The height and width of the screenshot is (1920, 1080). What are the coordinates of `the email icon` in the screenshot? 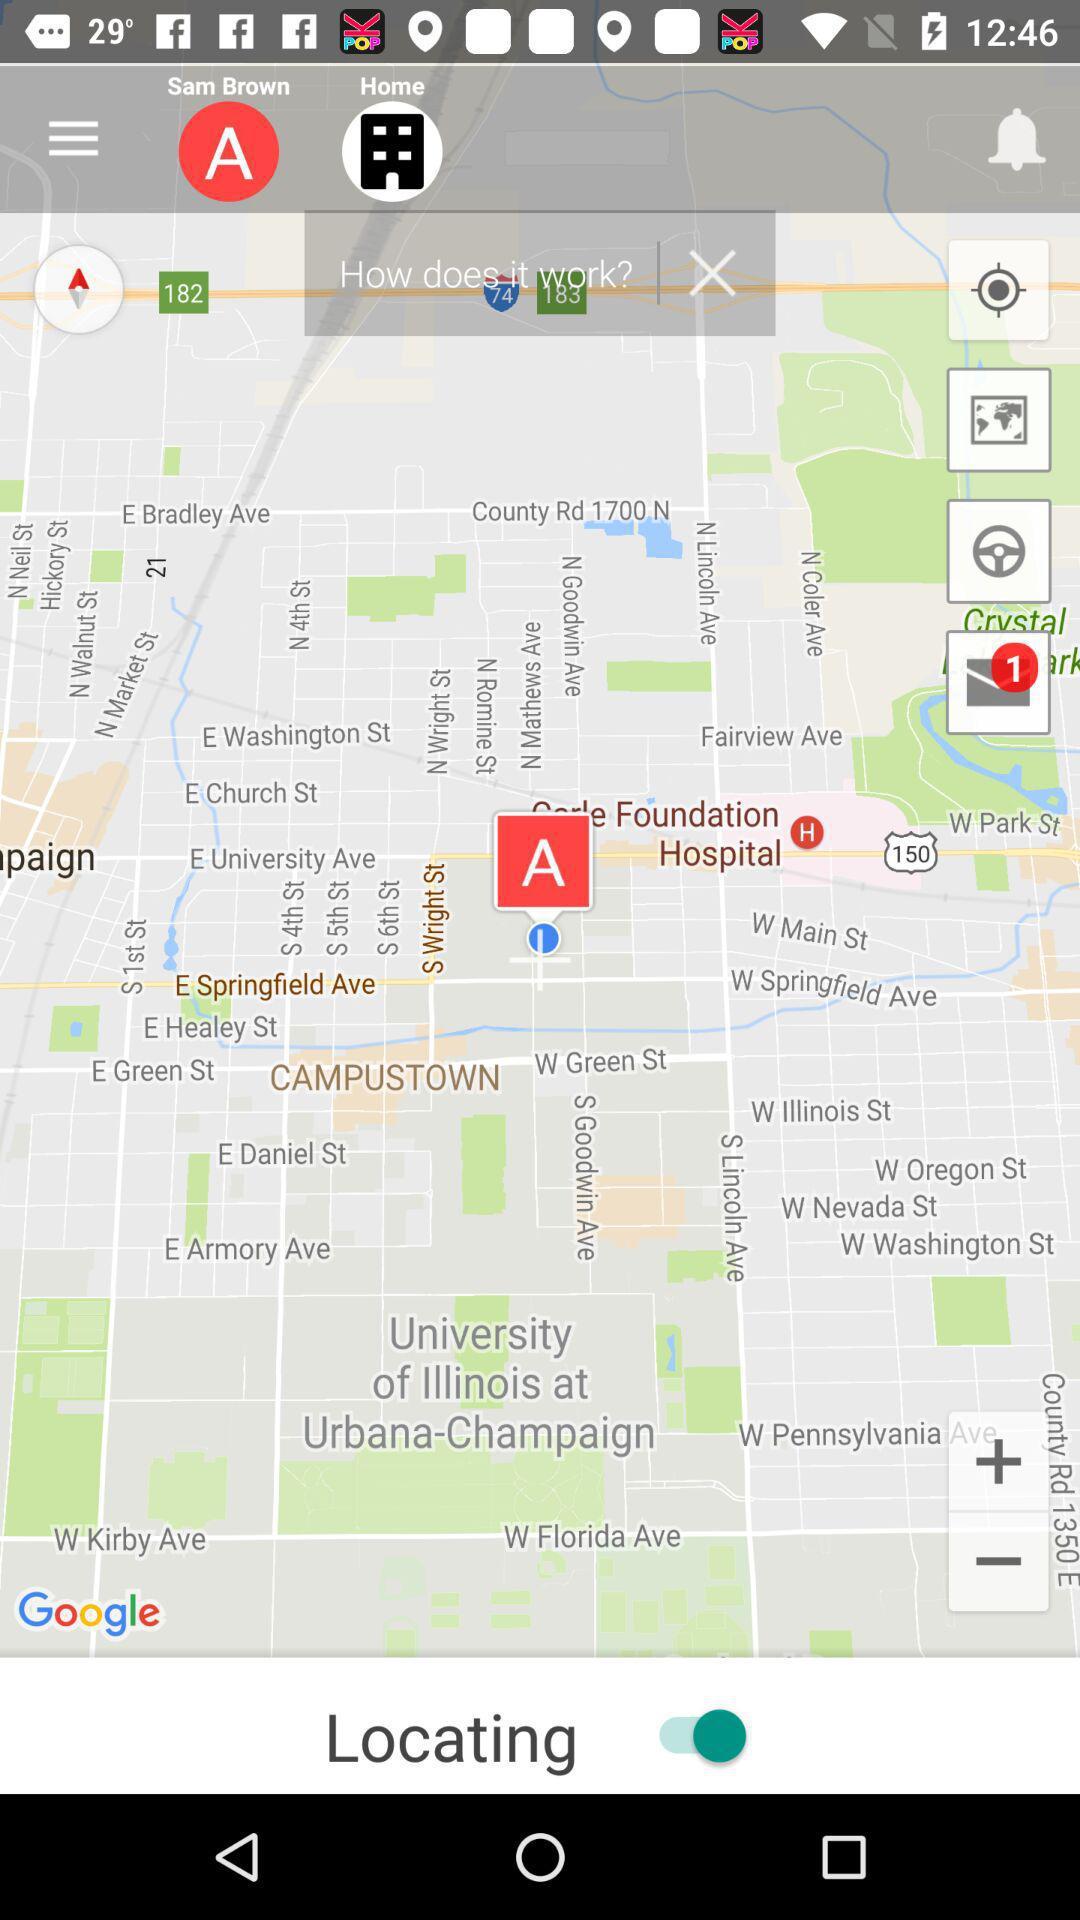 It's located at (998, 682).